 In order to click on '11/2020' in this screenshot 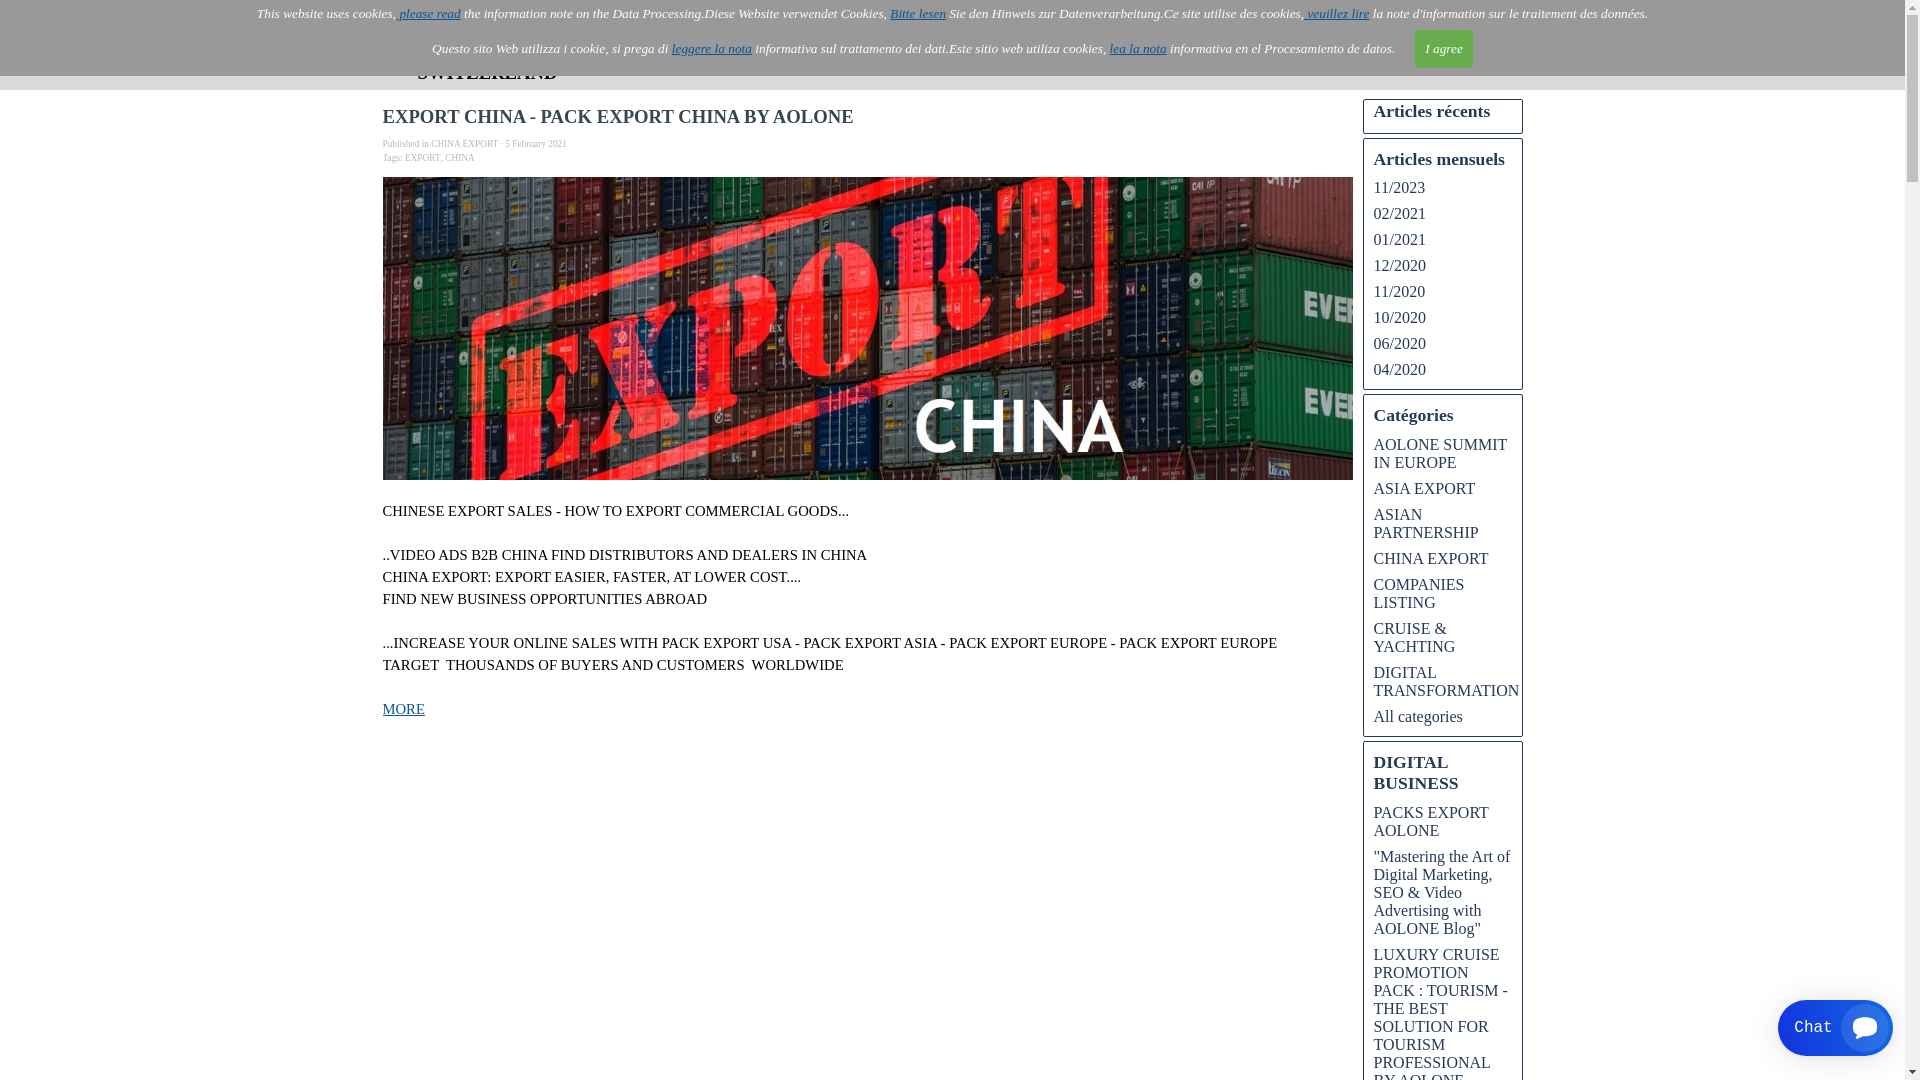, I will do `click(1399, 291)`.